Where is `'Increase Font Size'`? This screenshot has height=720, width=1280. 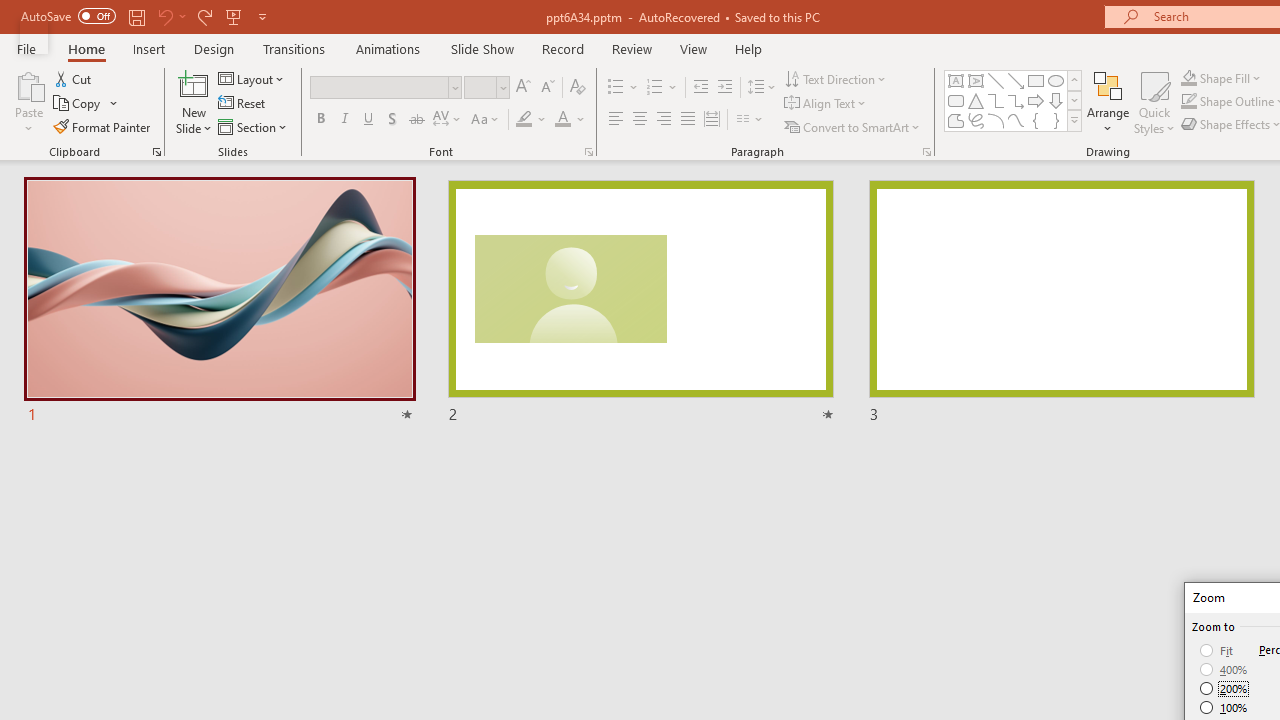 'Increase Font Size' is located at coordinates (522, 86).